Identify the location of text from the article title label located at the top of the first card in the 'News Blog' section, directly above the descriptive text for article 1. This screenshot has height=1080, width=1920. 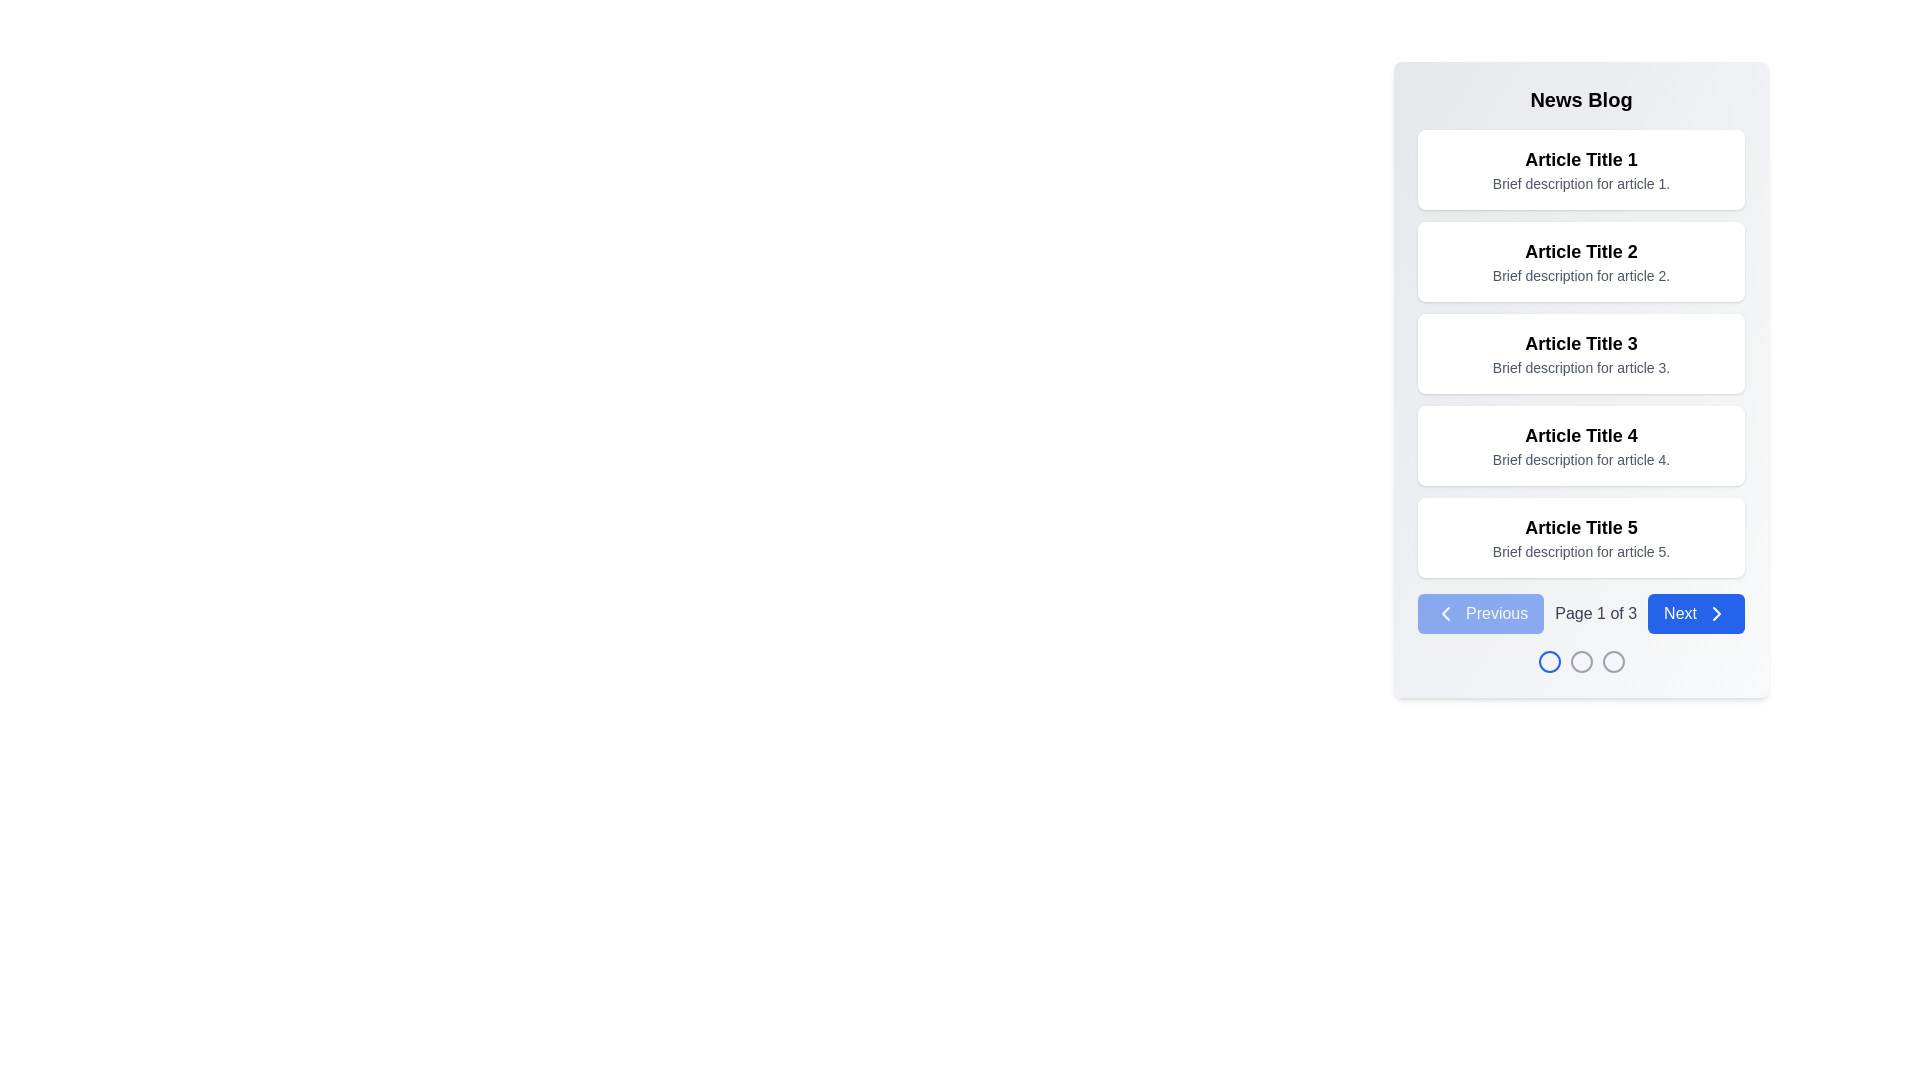
(1580, 158).